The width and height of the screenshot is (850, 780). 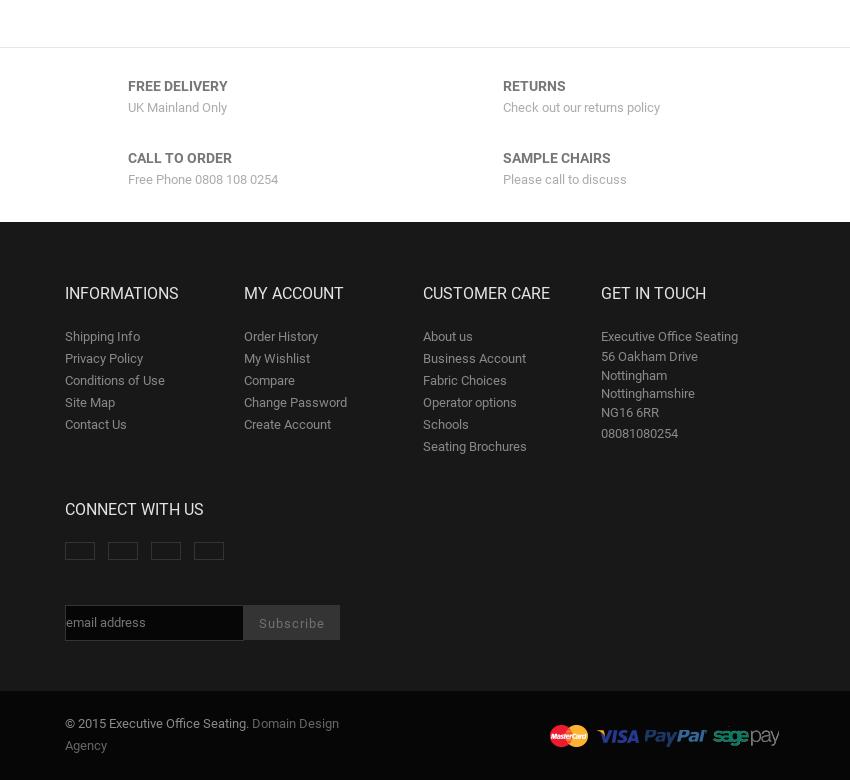 I want to click on 'Change Password', so click(x=293, y=402).